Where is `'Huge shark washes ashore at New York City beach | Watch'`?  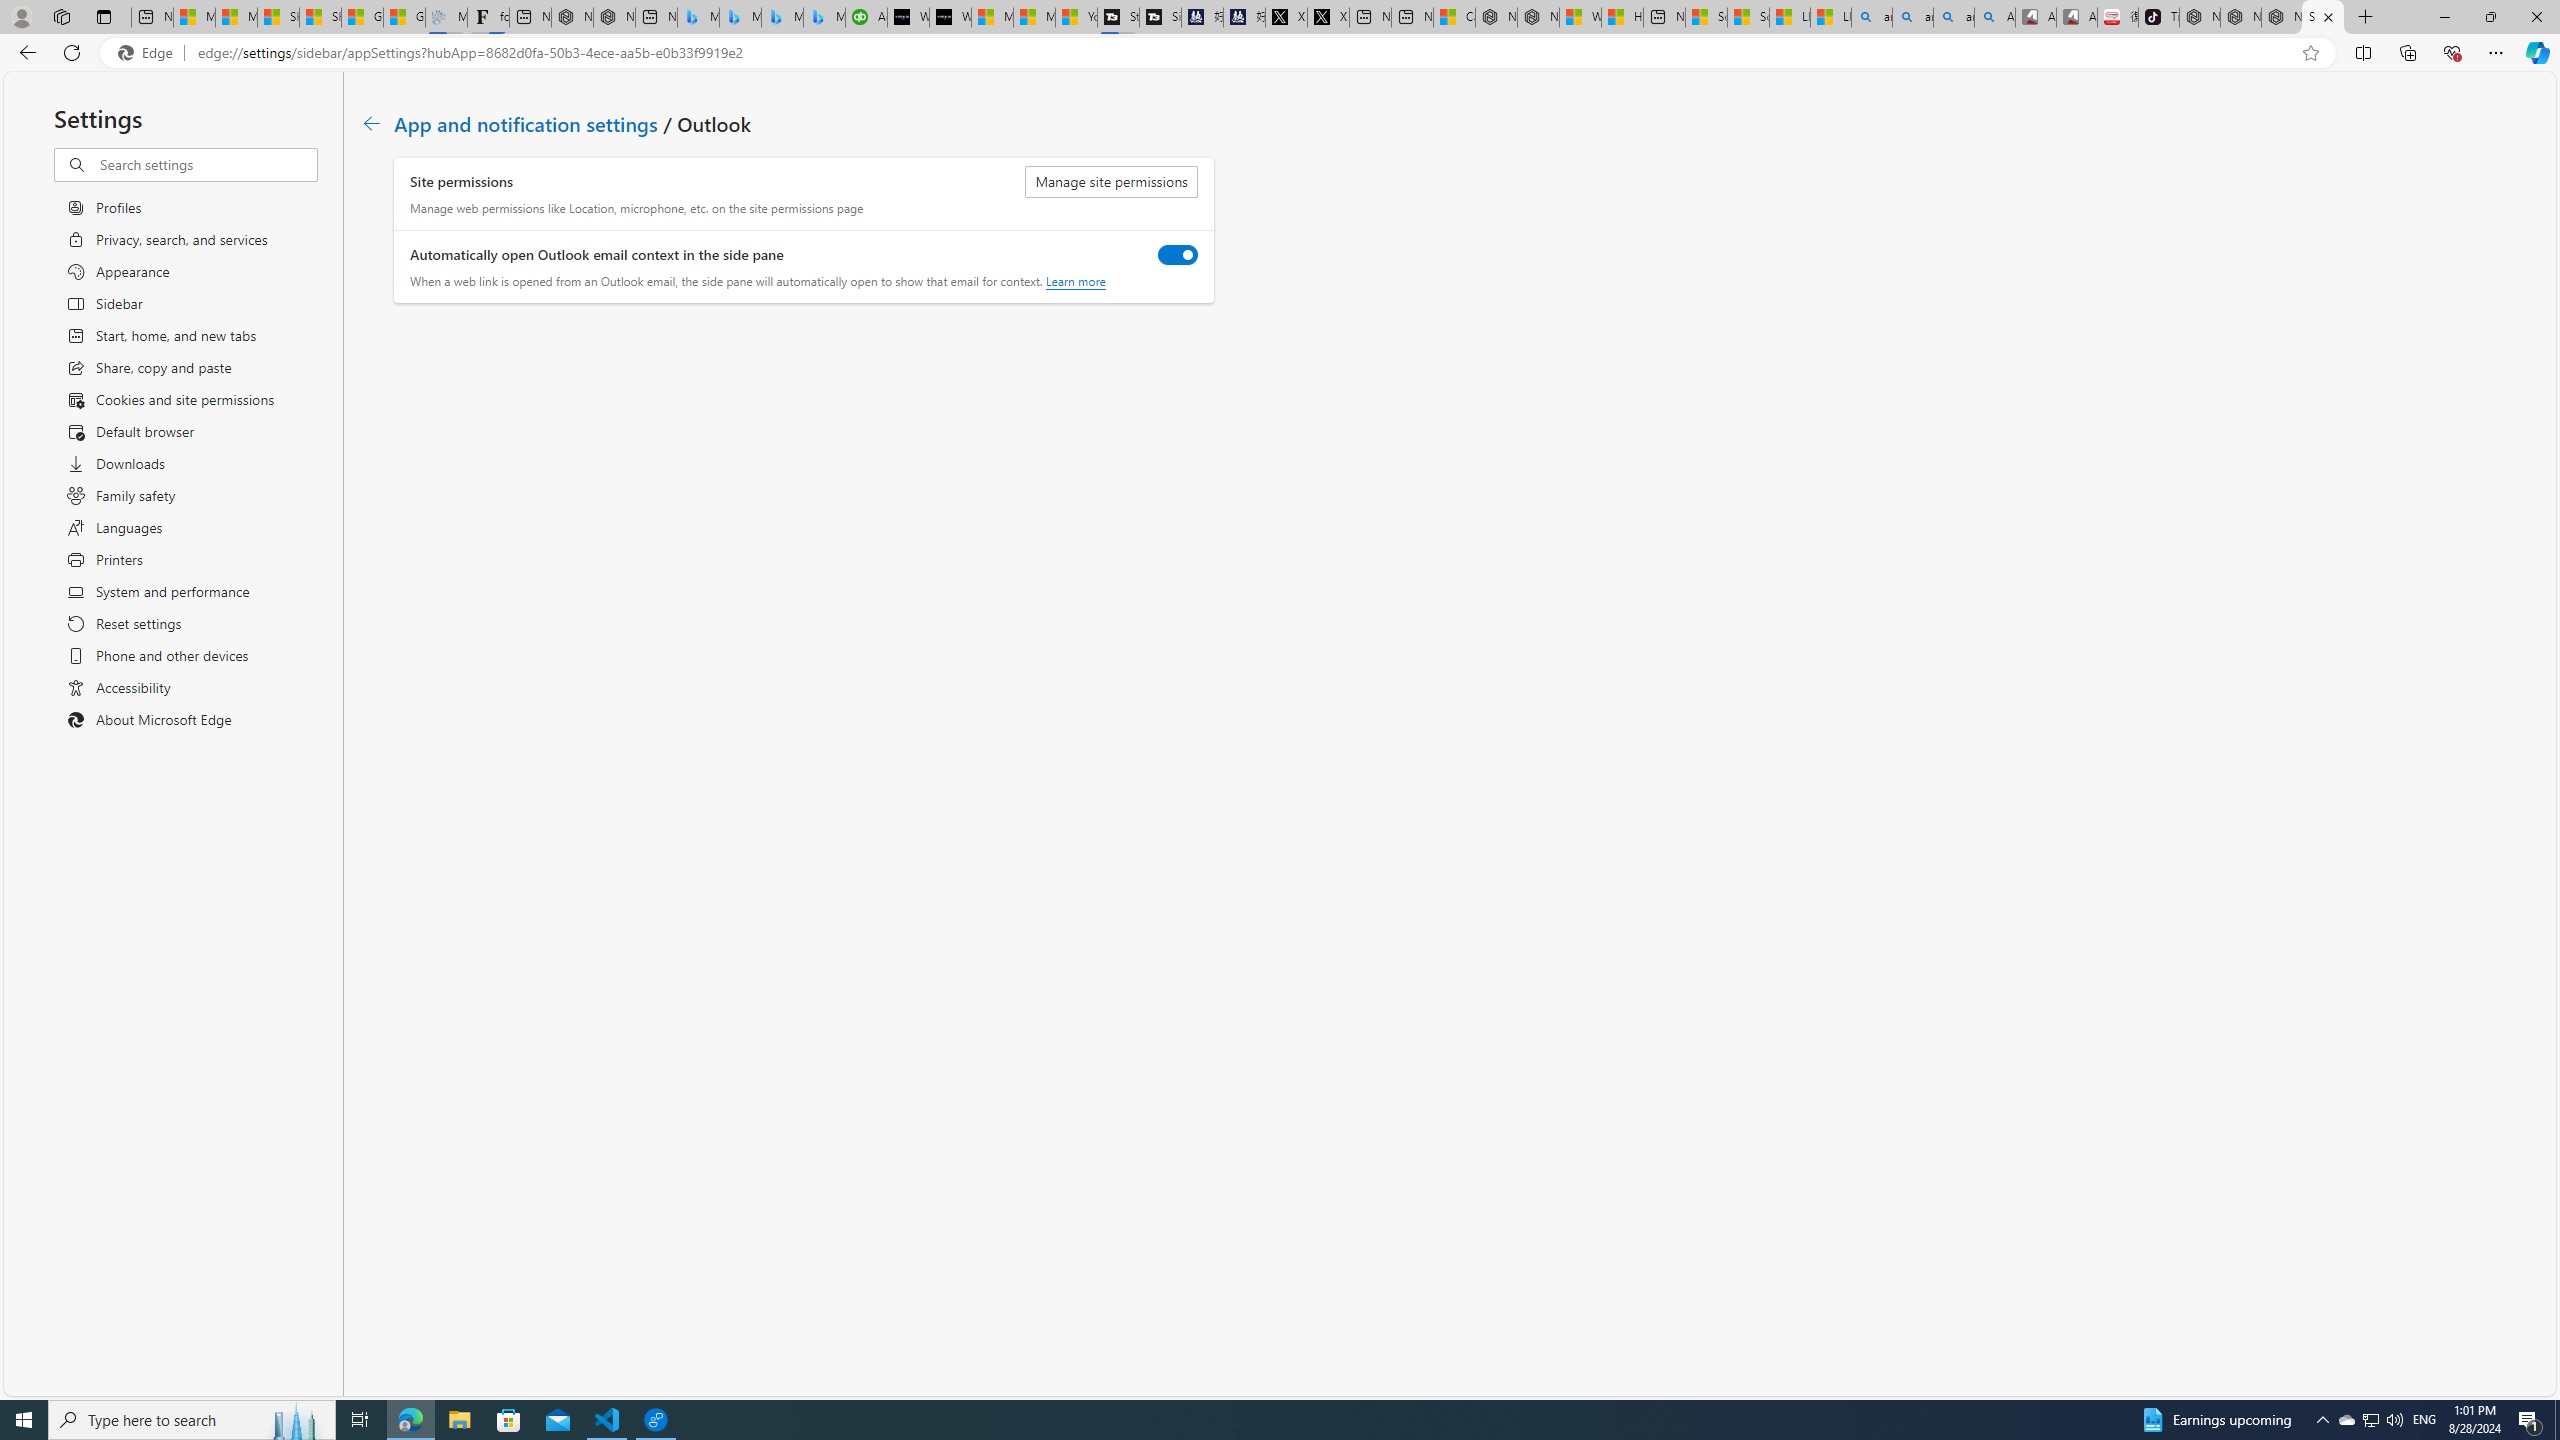
'Huge shark washes ashore at New York City beach | Watch' is located at coordinates (1621, 16).